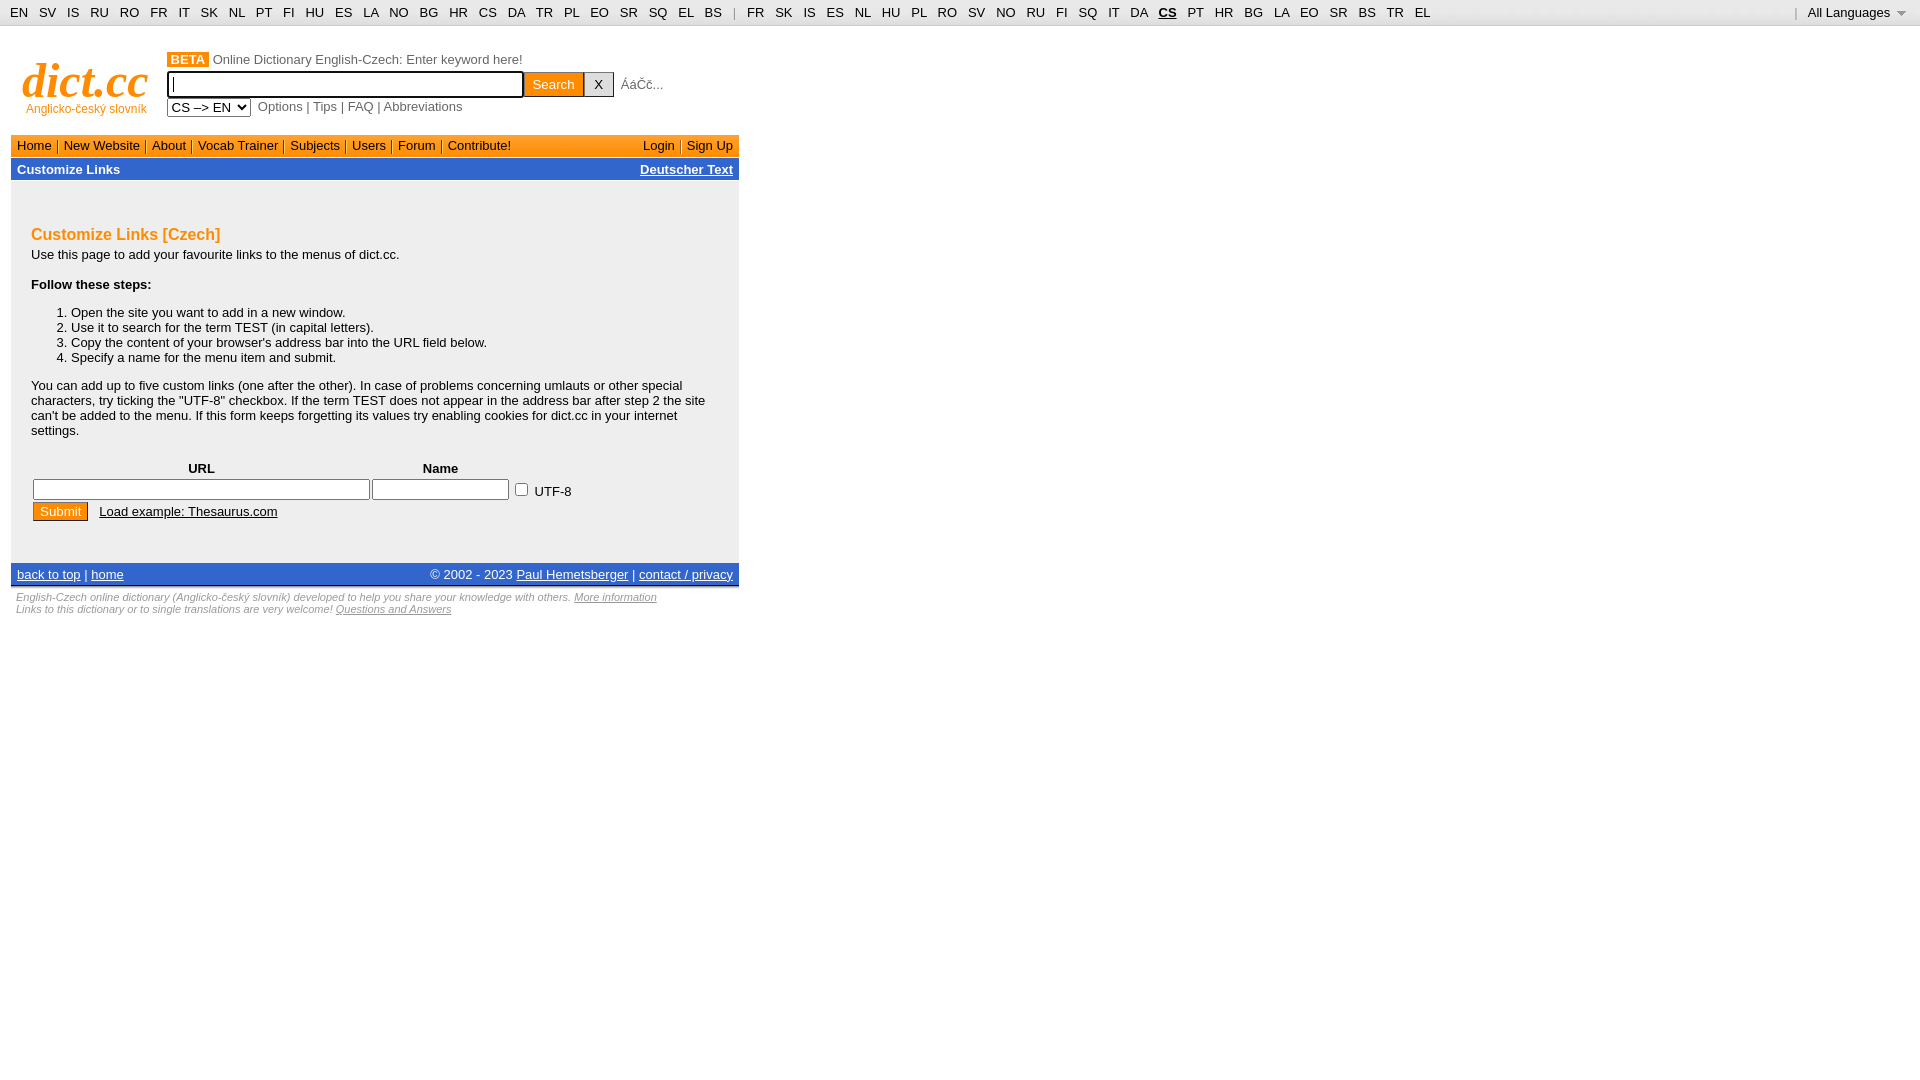 The width and height of the screenshot is (1920, 1080). Describe the element at coordinates (754, 12) in the screenshot. I see `'FR'` at that location.